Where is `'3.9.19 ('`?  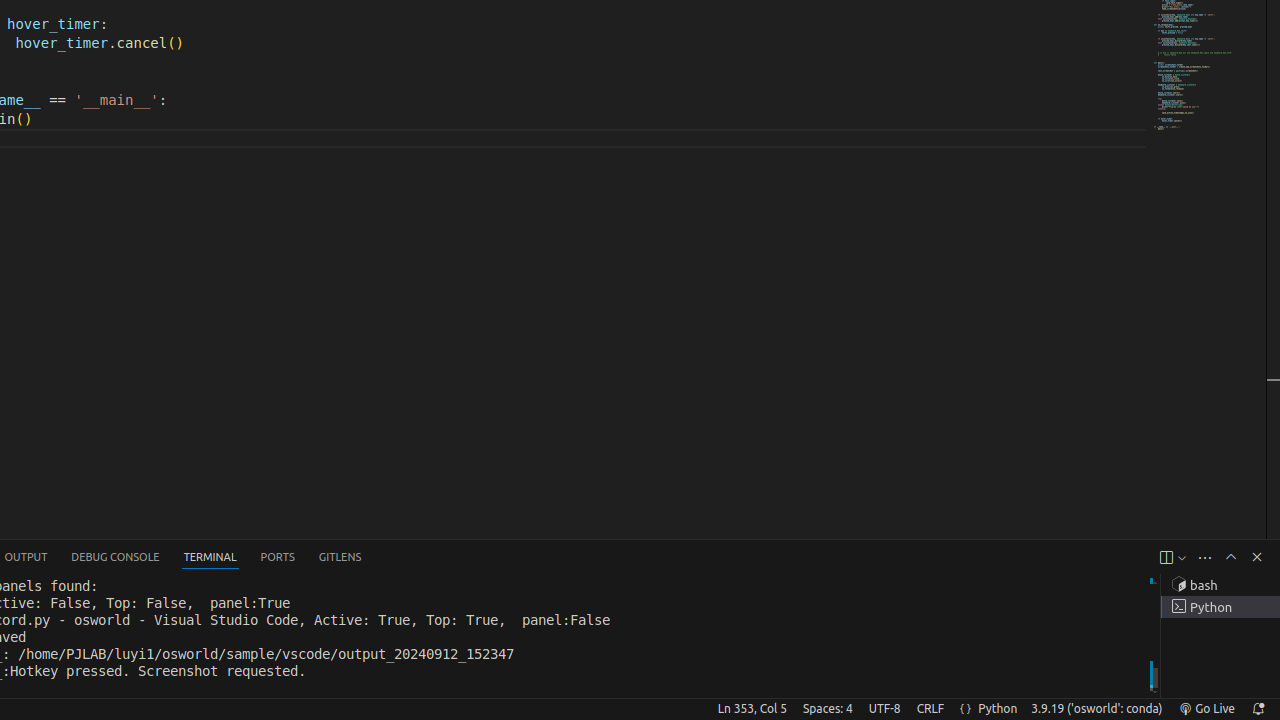
'3.9.19 (' is located at coordinates (1095, 707).